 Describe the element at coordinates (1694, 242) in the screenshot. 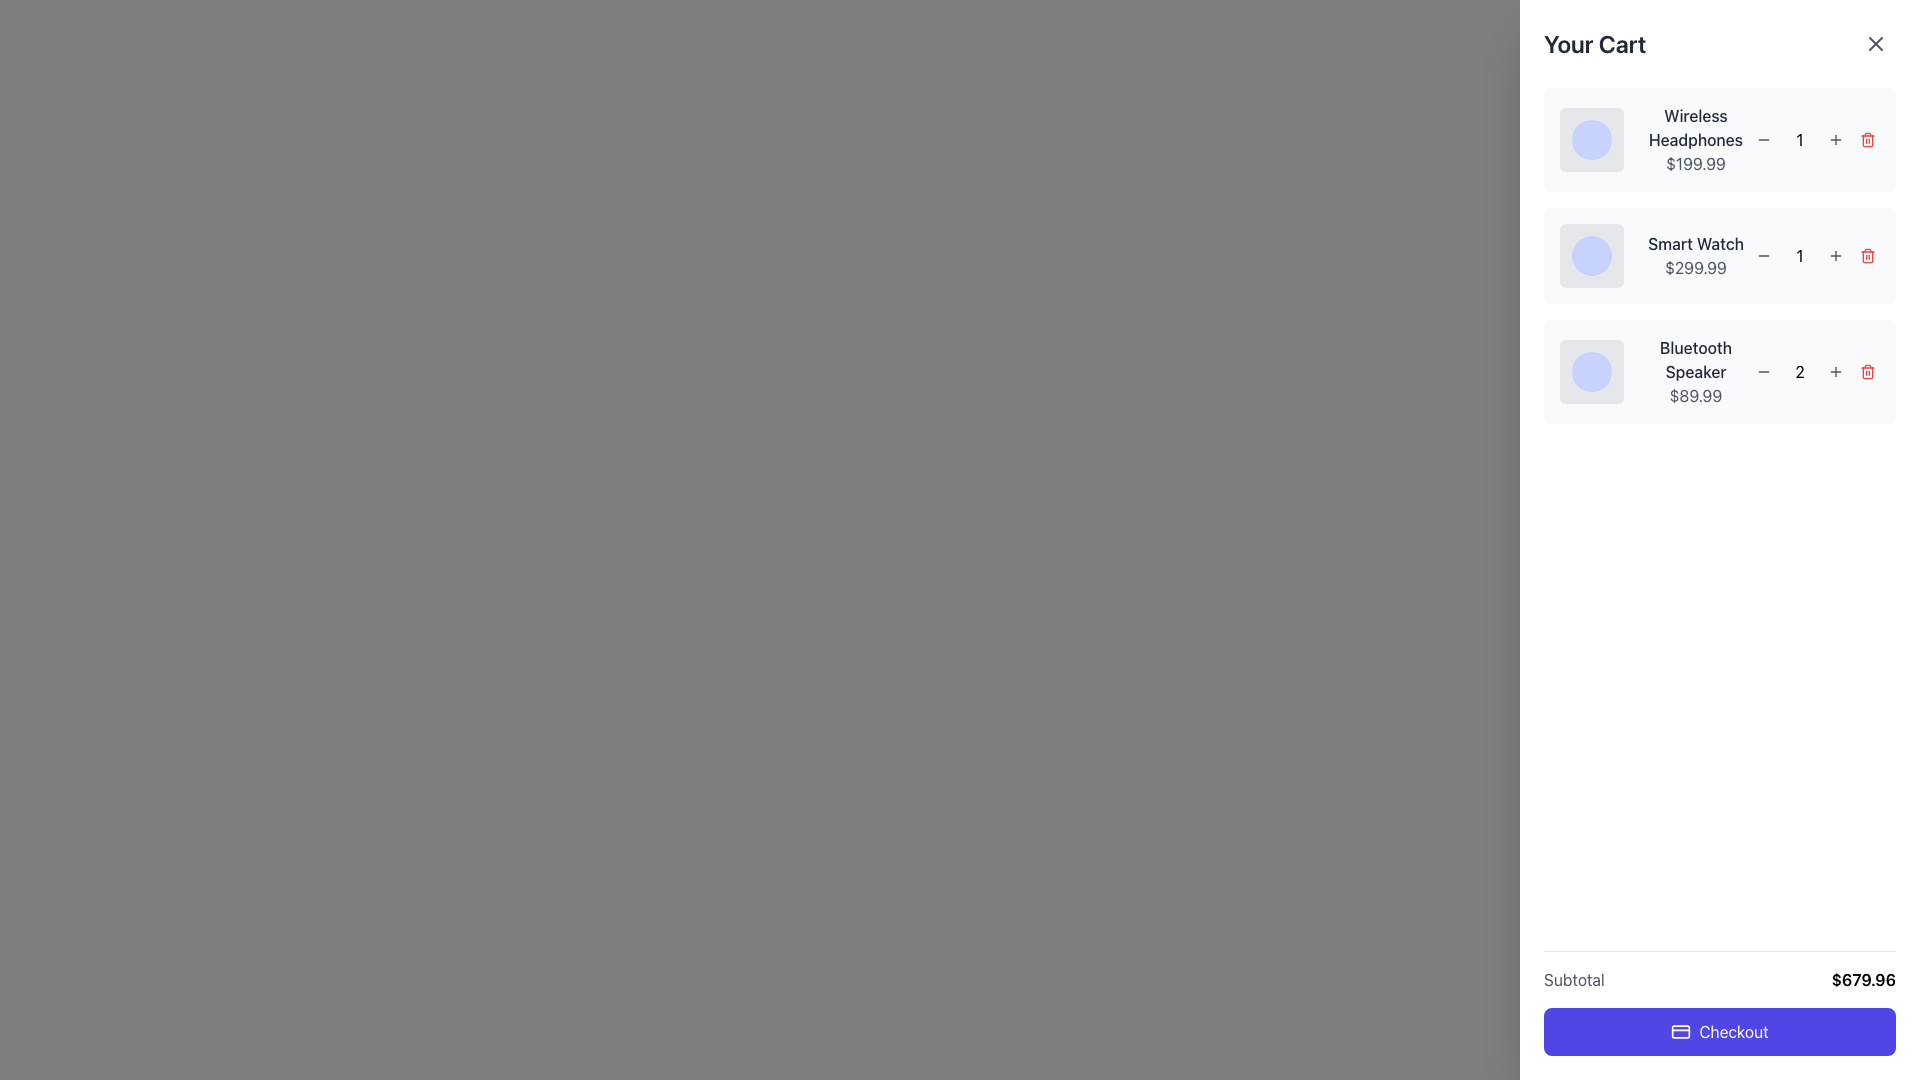

I see `the 'Smart Watch' text label in the shopping cart, which is positioned below 'Wireless Headphones' and above 'Bluetooth Speaker', aligned to the left with a price label and interactive elements` at that location.